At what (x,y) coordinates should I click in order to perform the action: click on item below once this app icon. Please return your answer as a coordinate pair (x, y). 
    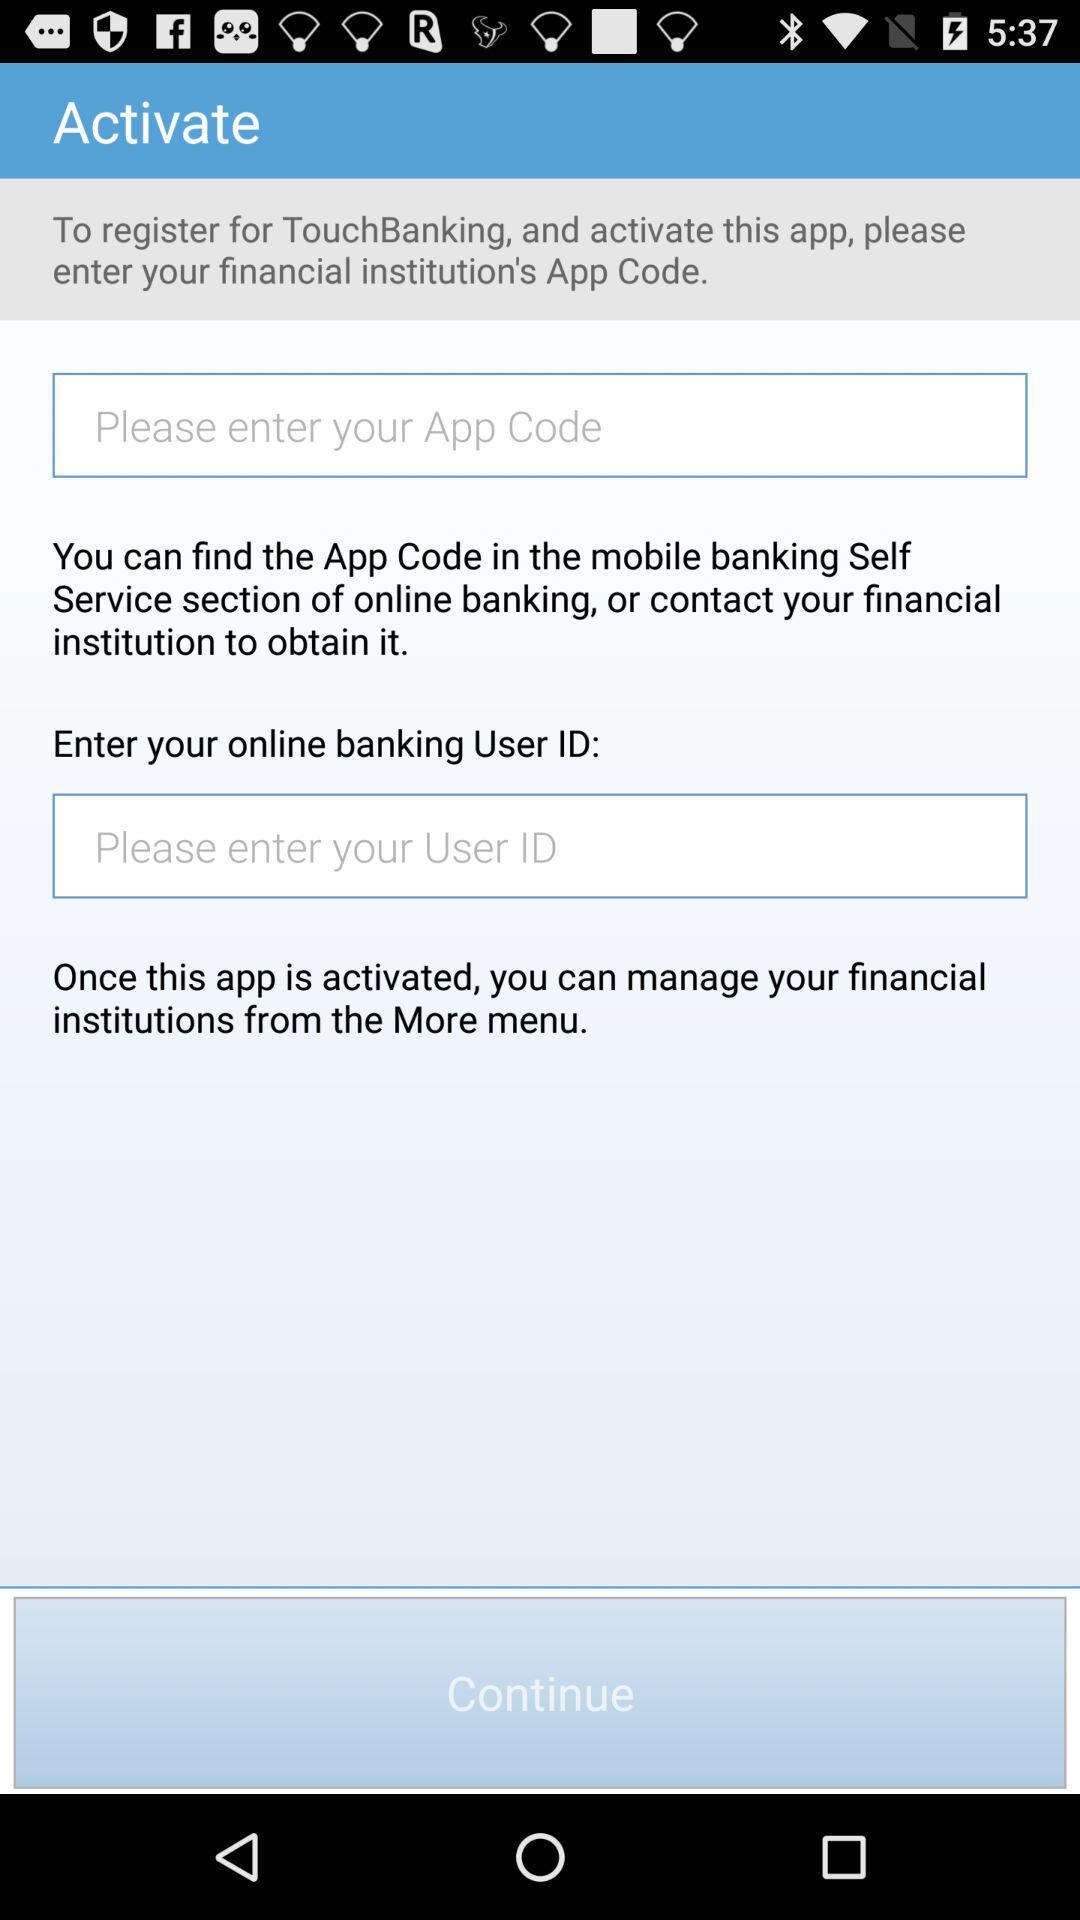
    Looking at the image, I should click on (540, 1691).